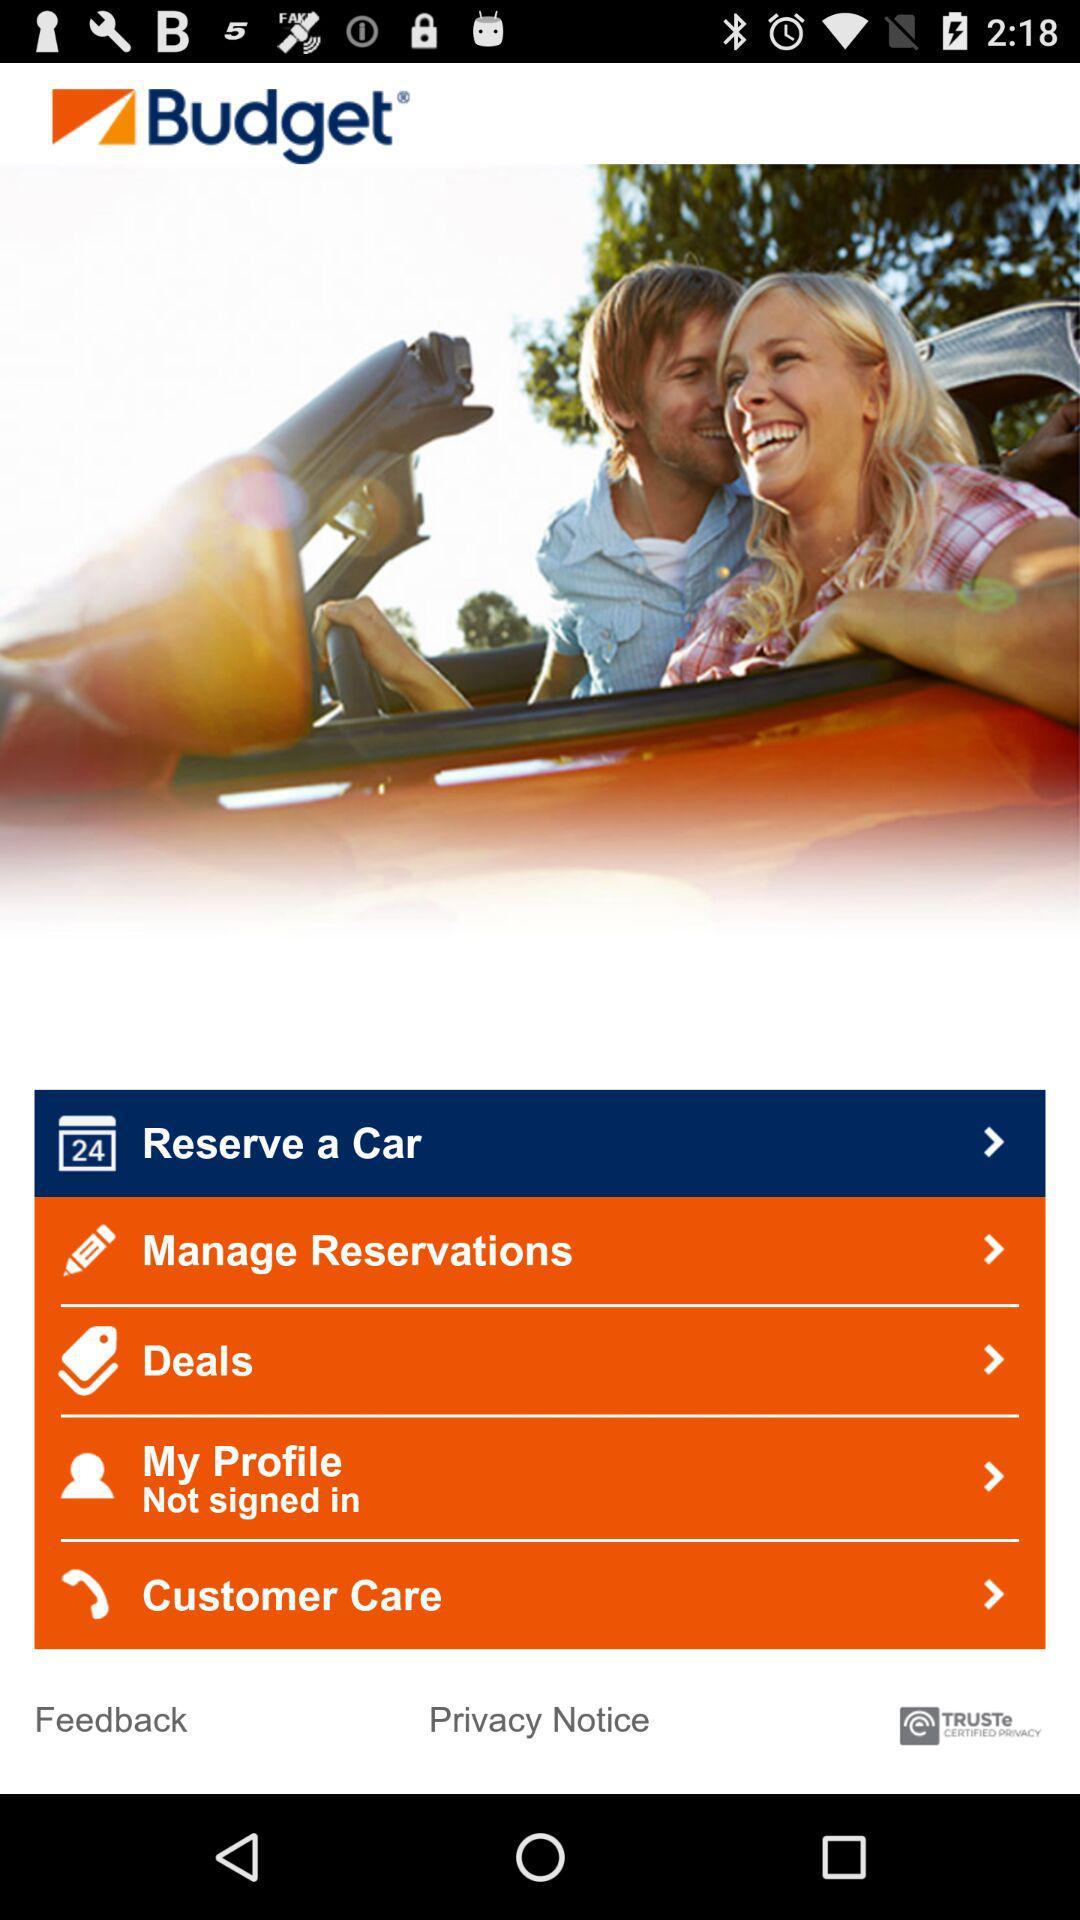 Image resolution: width=1080 pixels, height=1920 pixels. I want to click on item to the right of privacy notice, so click(968, 1715).